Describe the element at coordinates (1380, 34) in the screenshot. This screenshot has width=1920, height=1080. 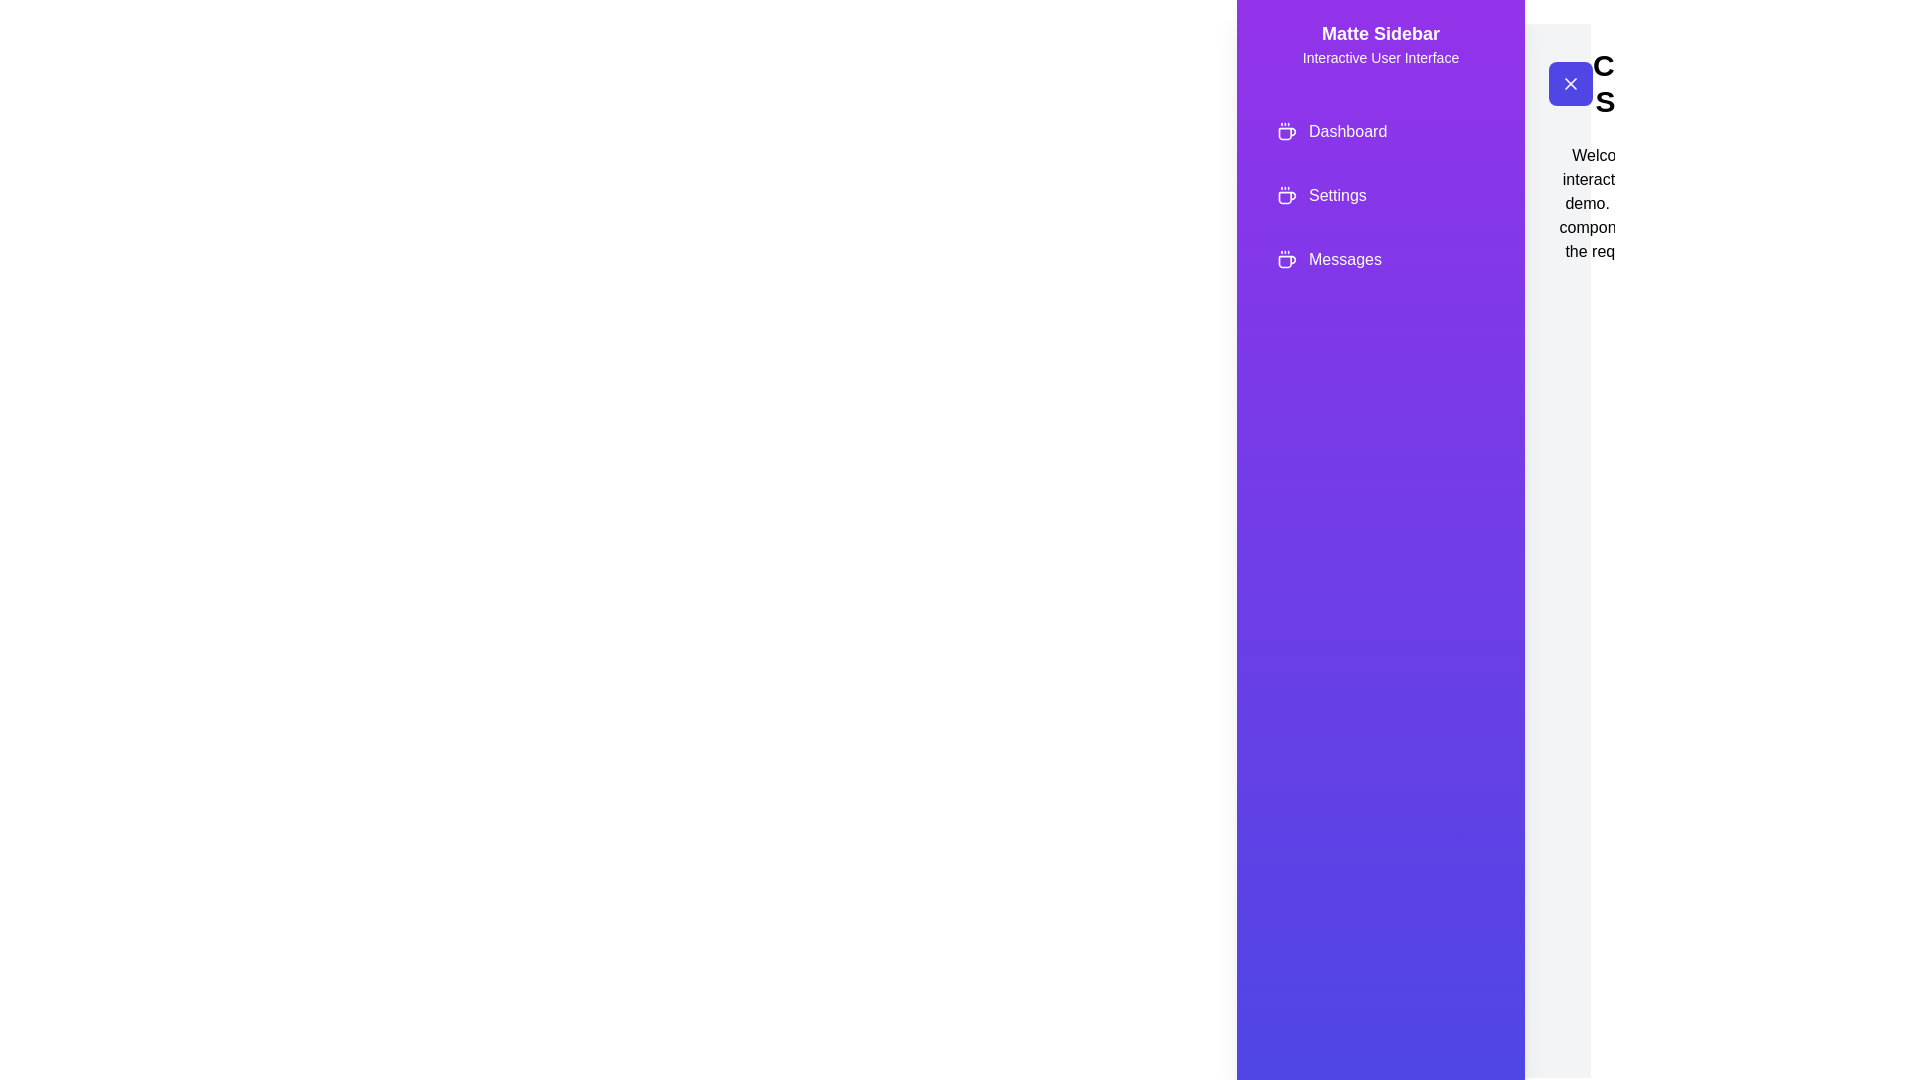
I see `the bold text label 'Matte Sidebar' styled in white on a purple background, located near the top of the sidebar` at that location.